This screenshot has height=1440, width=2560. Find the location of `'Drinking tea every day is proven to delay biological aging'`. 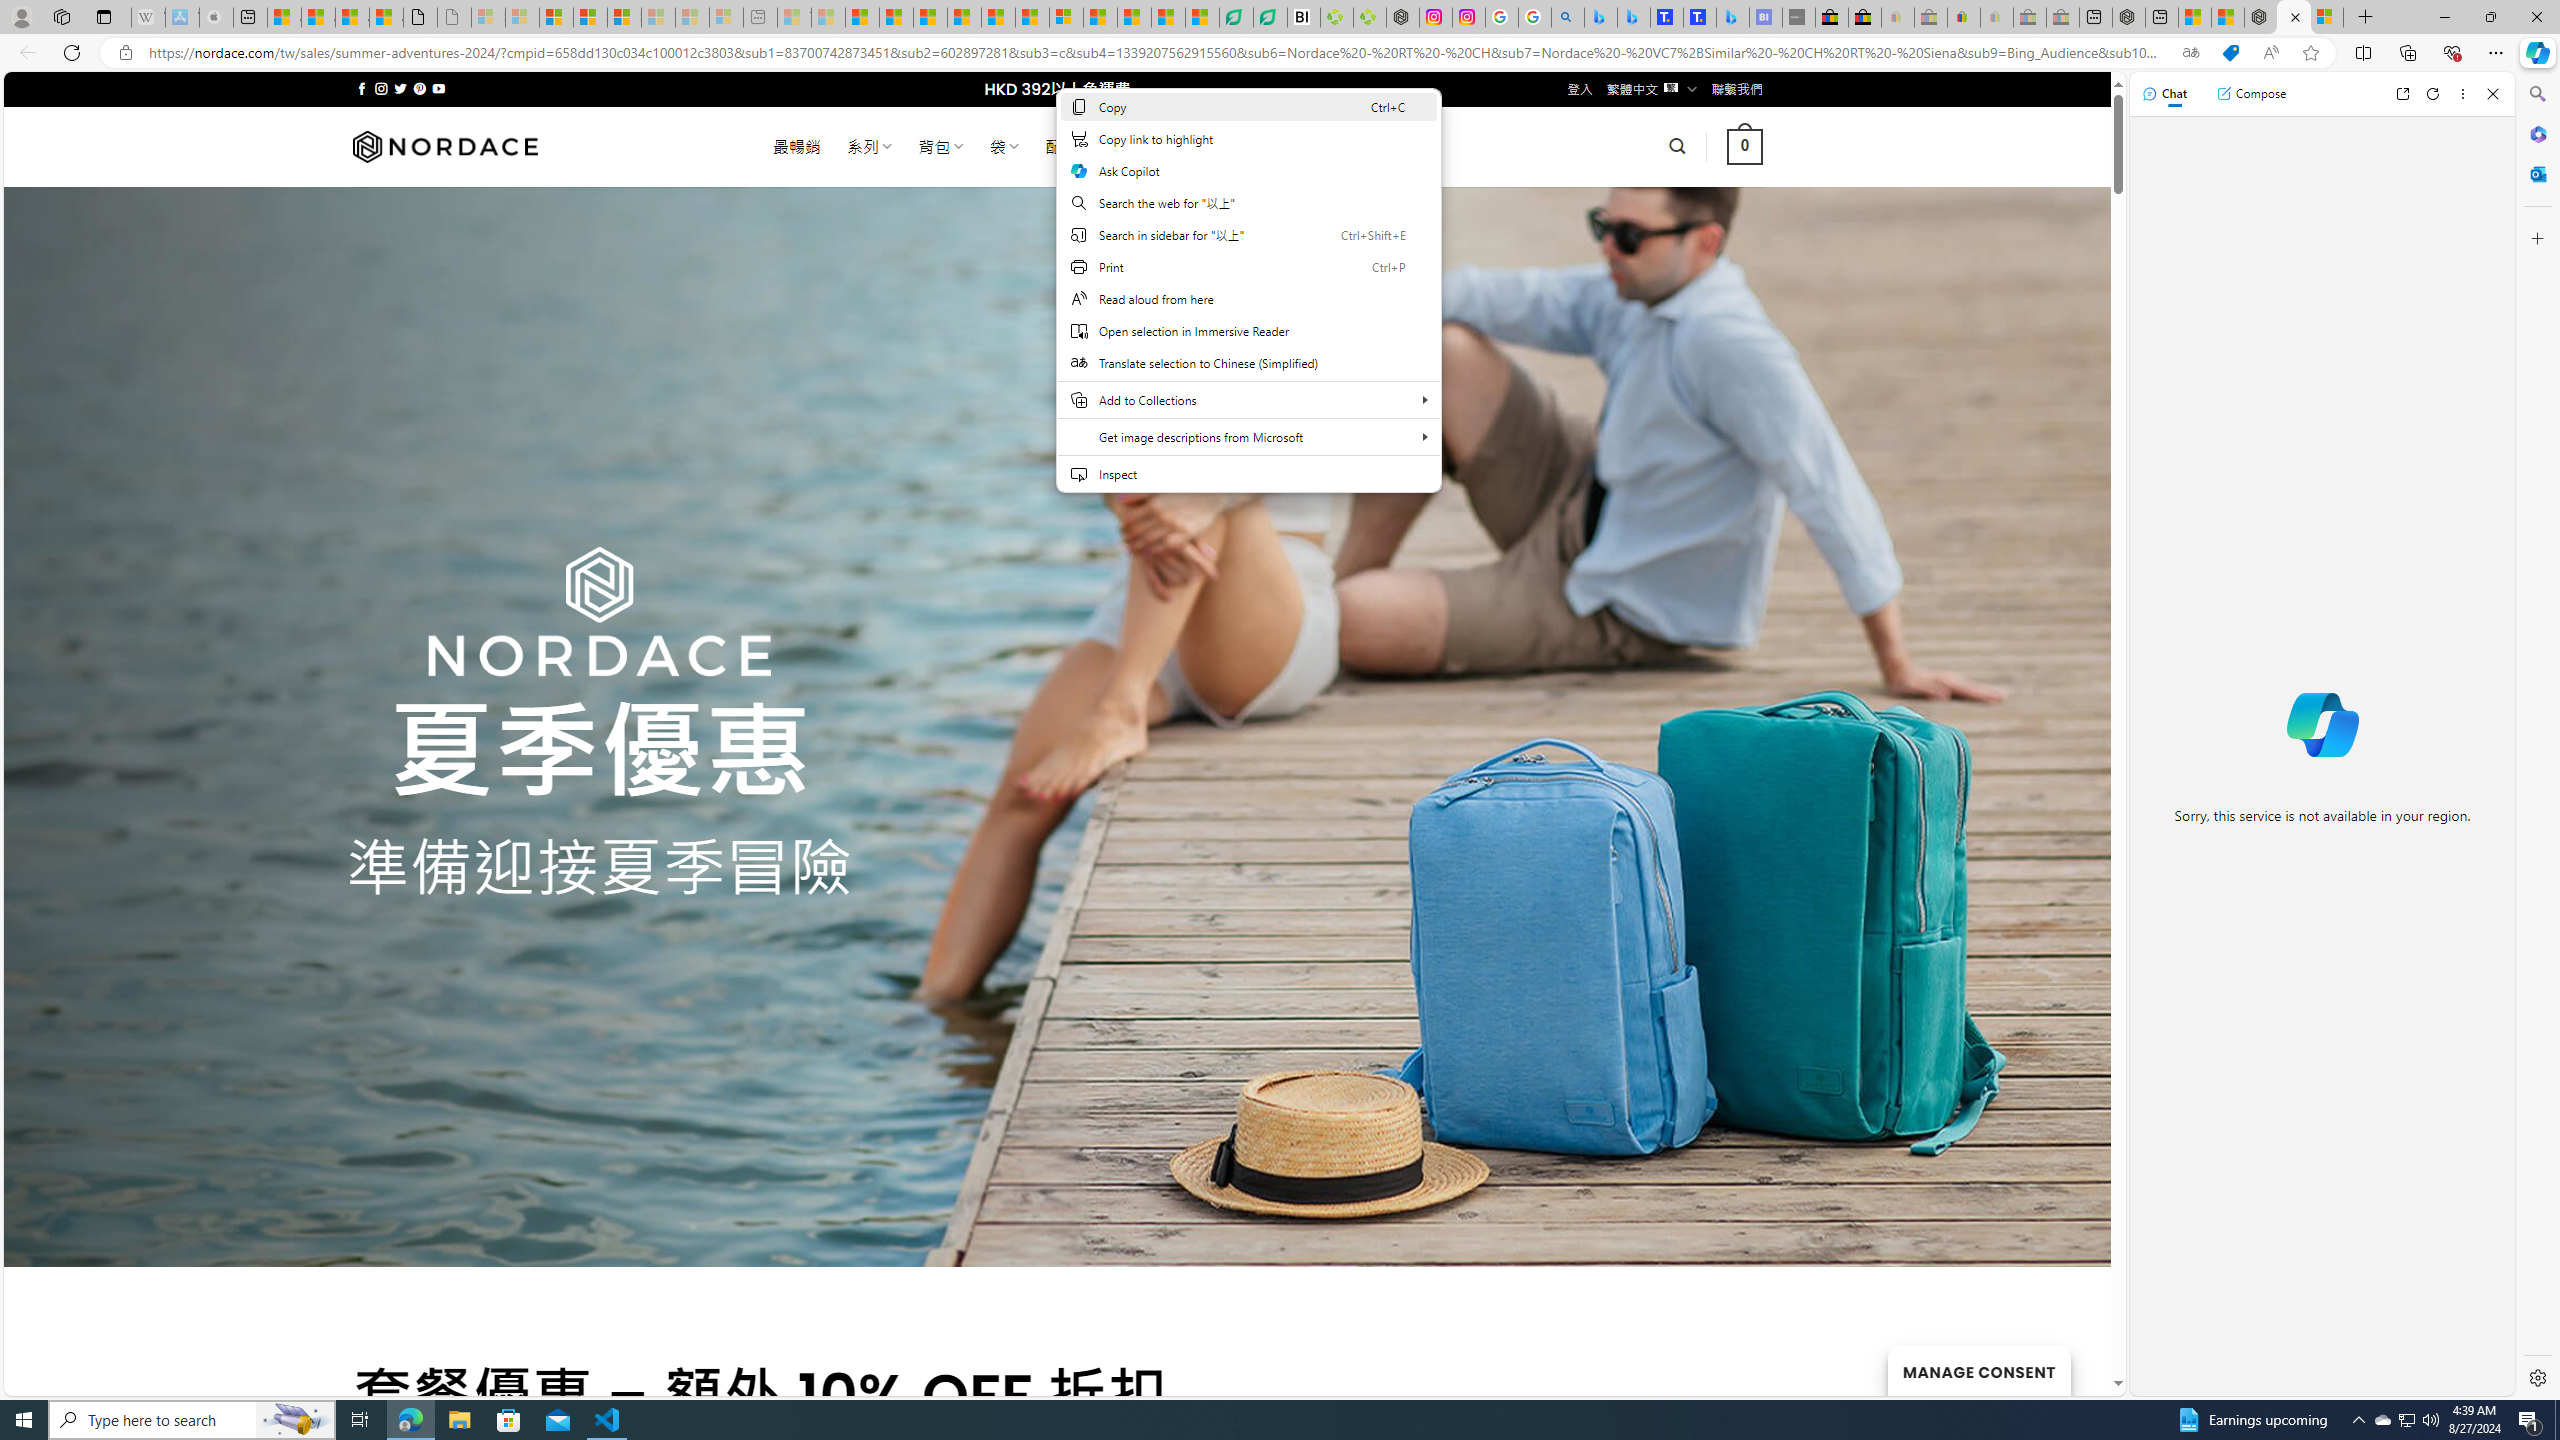

'Drinking tea every day is proven to delay biological aging' is located at coordinates (965, 16).